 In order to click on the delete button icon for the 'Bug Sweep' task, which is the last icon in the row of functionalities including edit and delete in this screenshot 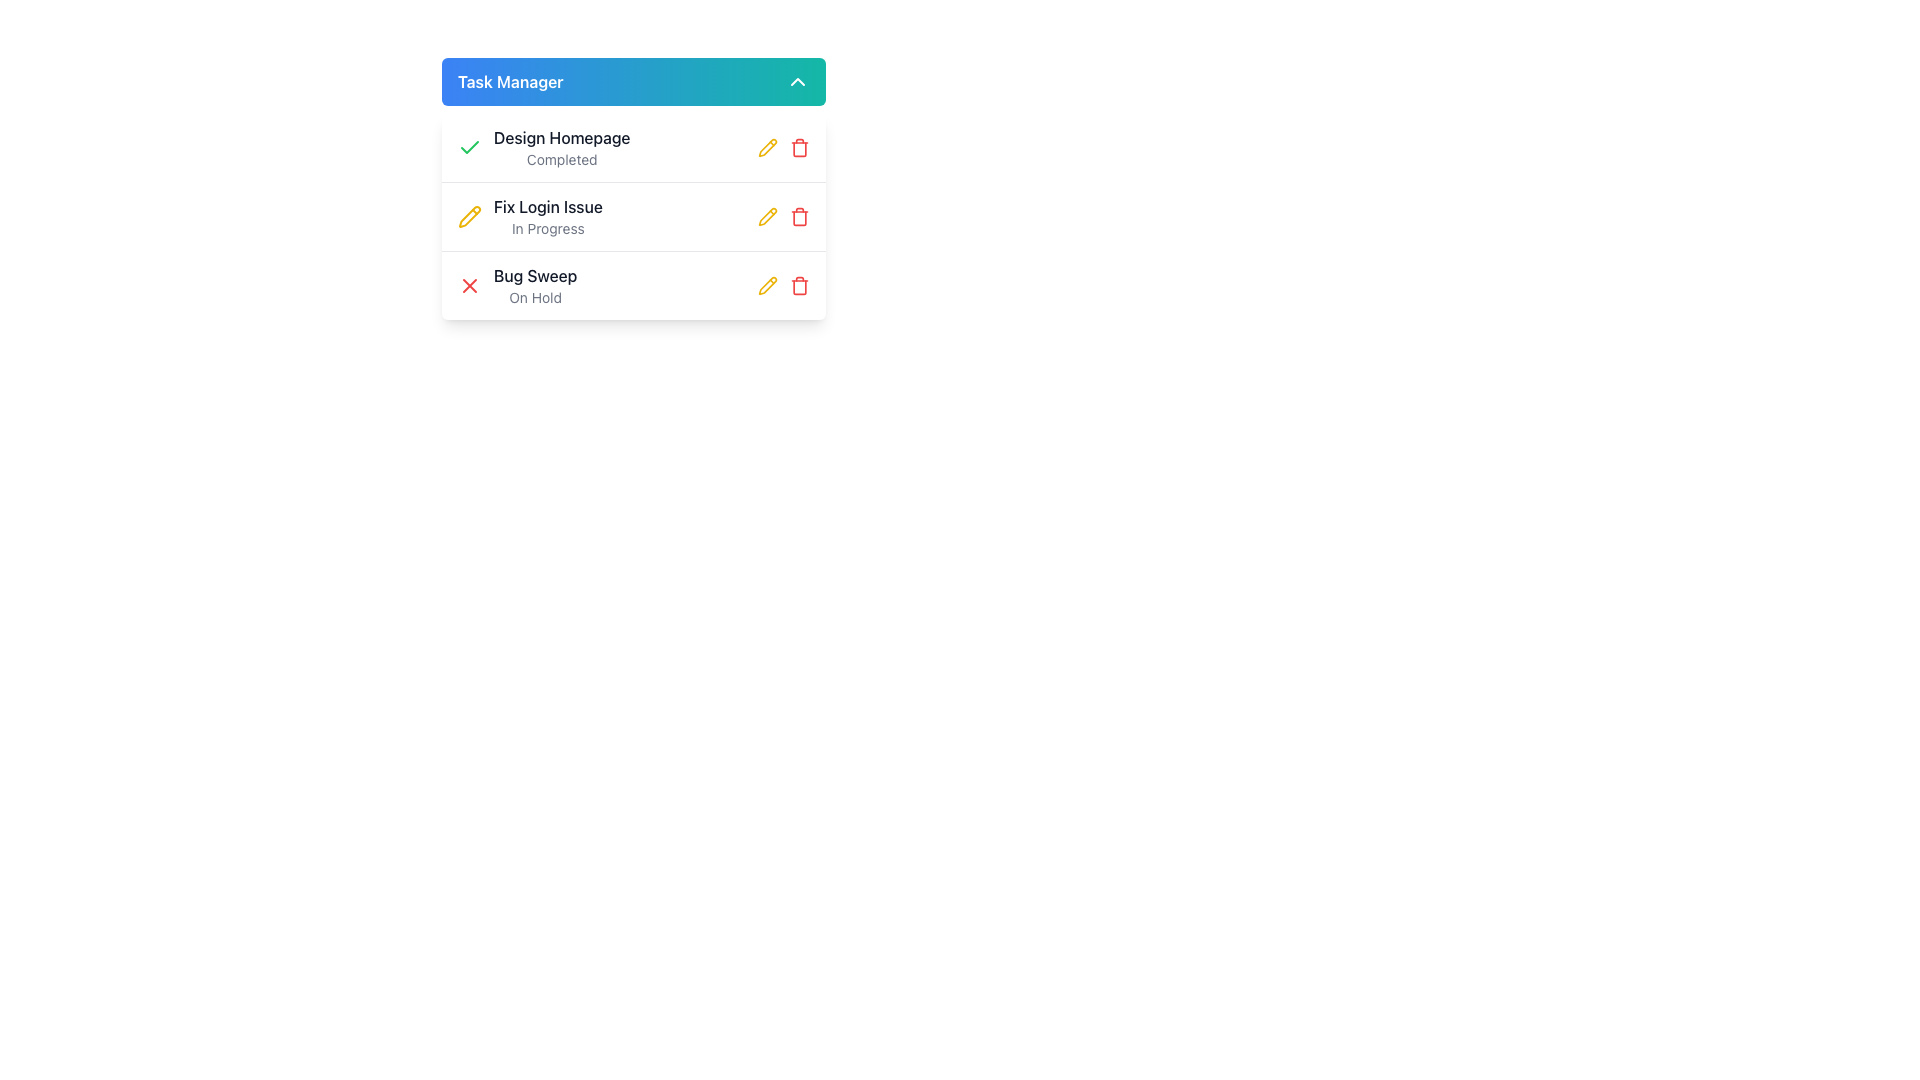, I will do `click(800, 285)`.